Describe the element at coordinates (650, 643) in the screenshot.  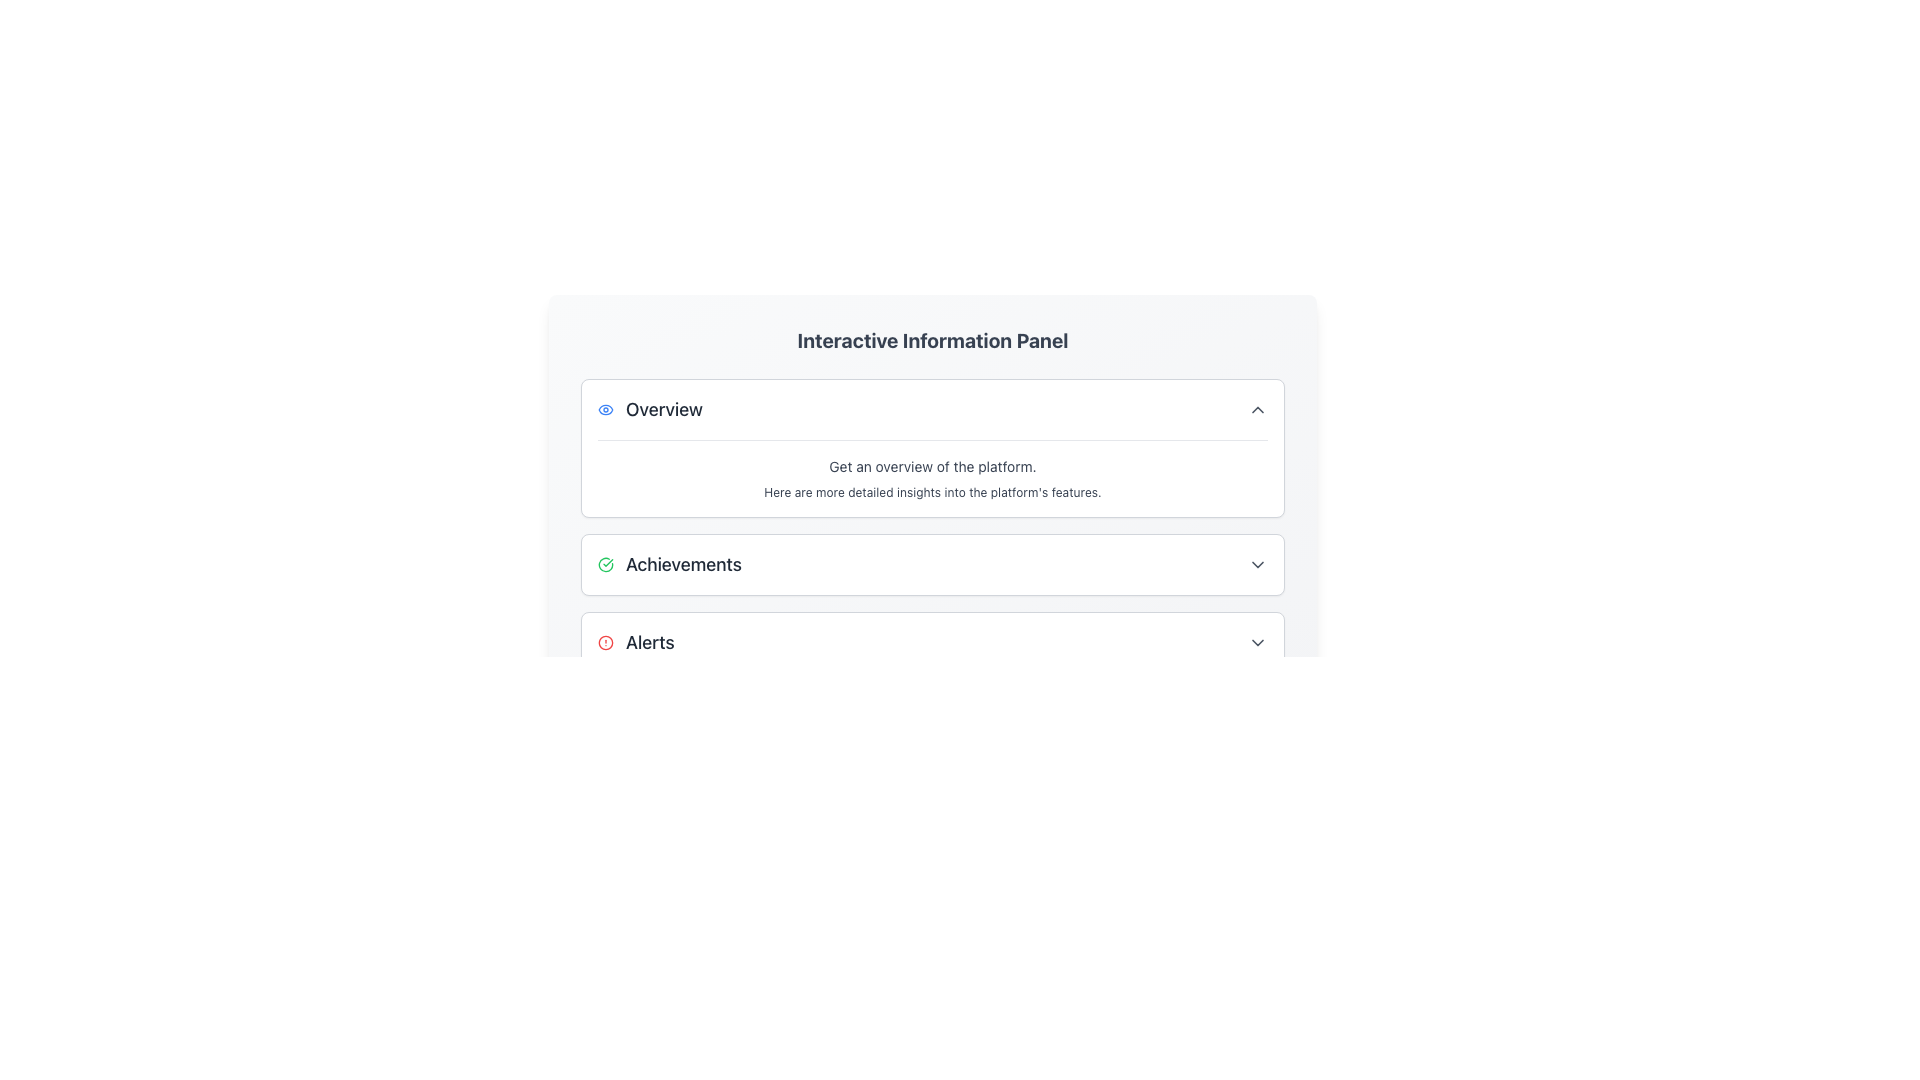
I see `text label displaying 'Alerts', which is styled in gray and positioned to the right of a circular red icon, as the third item in a vertically stacked menu` at that location.